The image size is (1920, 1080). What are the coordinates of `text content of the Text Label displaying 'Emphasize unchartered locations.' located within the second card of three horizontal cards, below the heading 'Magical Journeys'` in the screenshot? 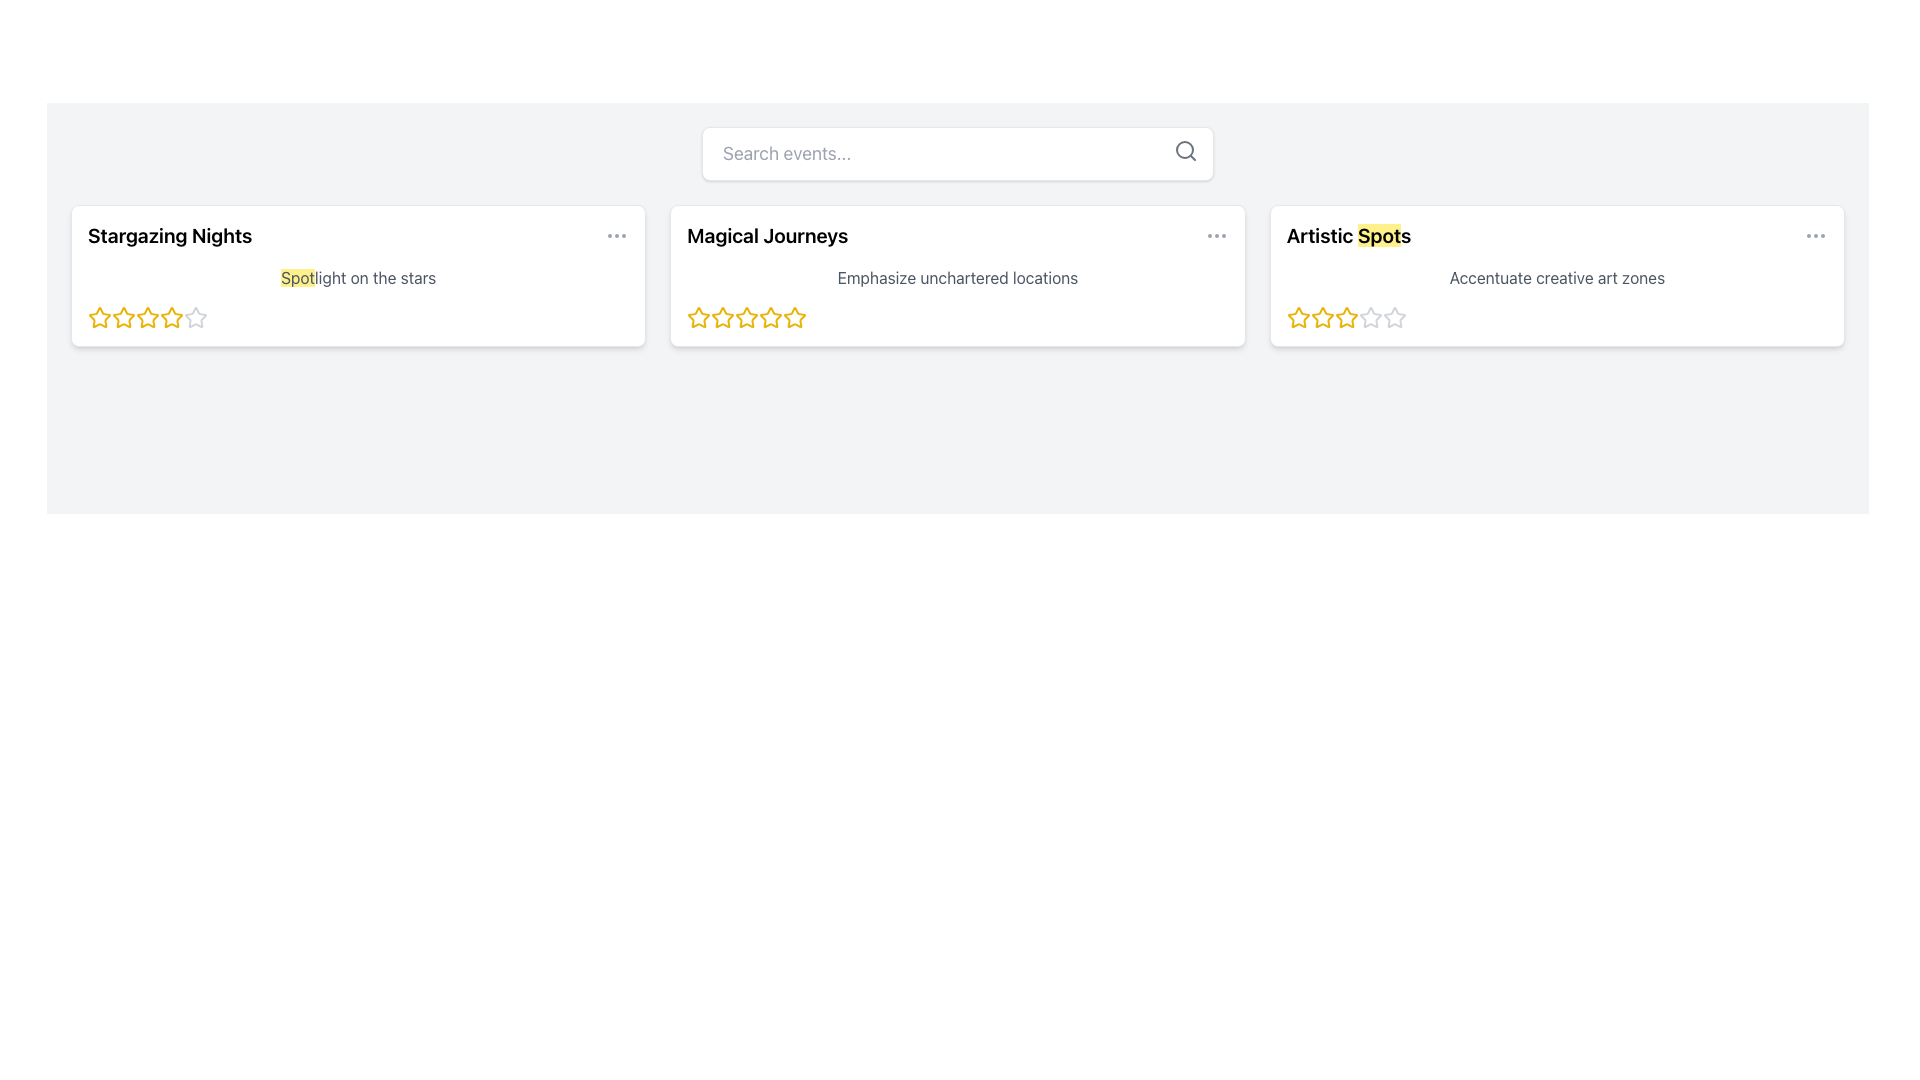 It's located at (957, 277).